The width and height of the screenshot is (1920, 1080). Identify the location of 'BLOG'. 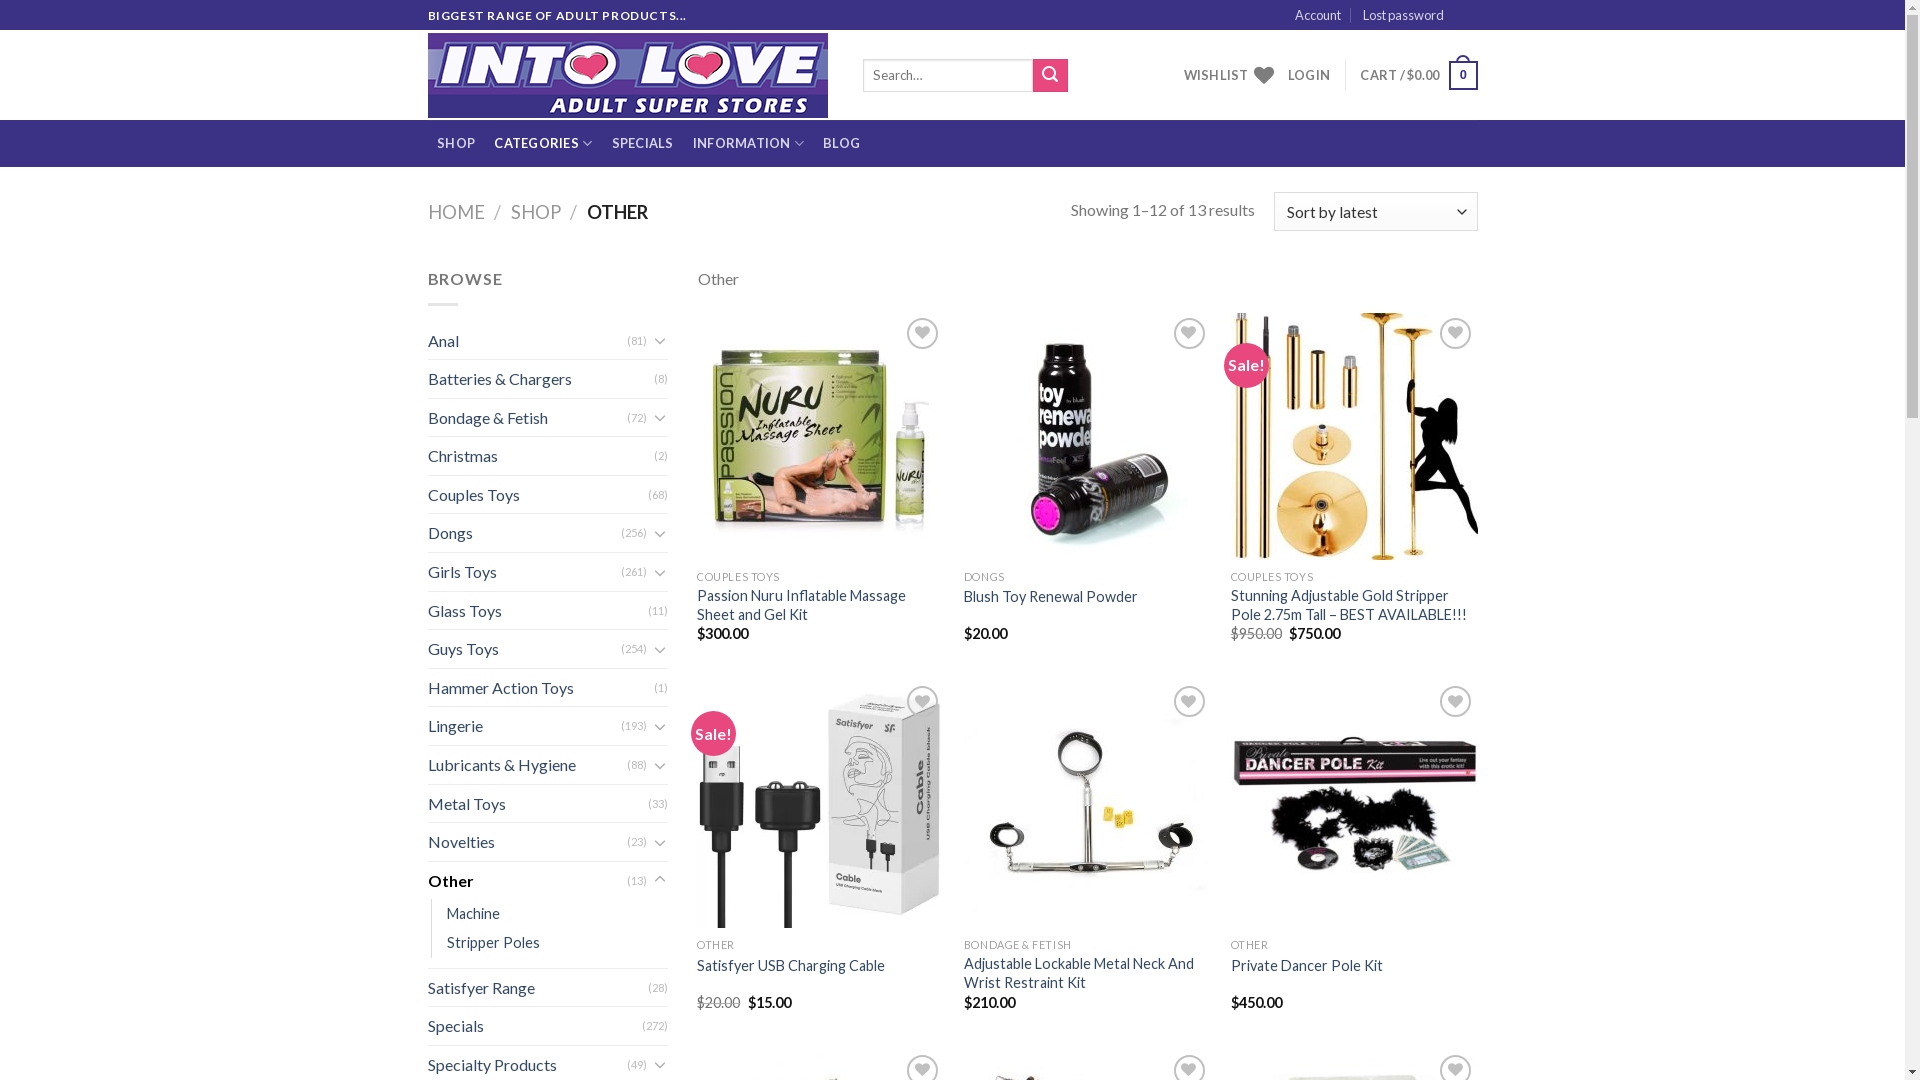
(841, 142).